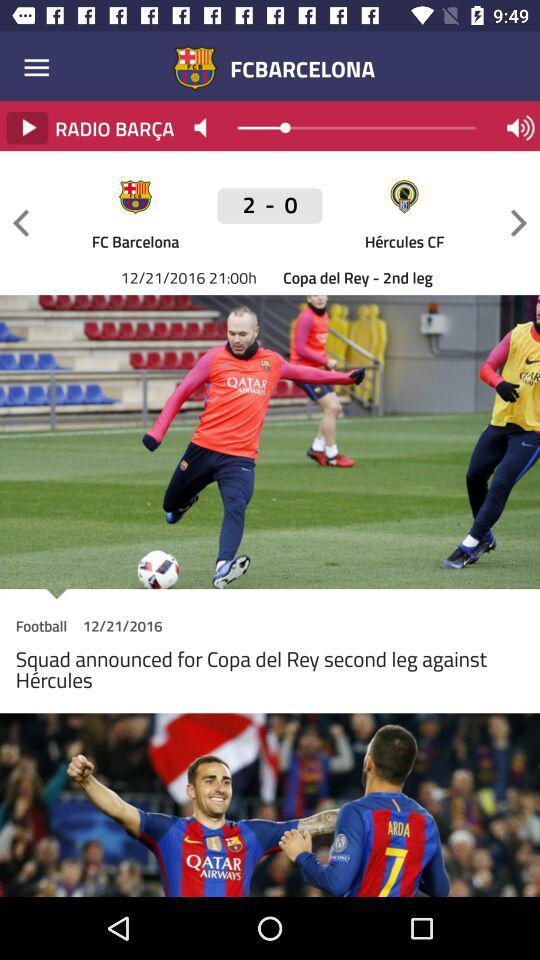  Describe the element at coordinates (270, 594) in the screenshot. I see `icon above football` at that location.